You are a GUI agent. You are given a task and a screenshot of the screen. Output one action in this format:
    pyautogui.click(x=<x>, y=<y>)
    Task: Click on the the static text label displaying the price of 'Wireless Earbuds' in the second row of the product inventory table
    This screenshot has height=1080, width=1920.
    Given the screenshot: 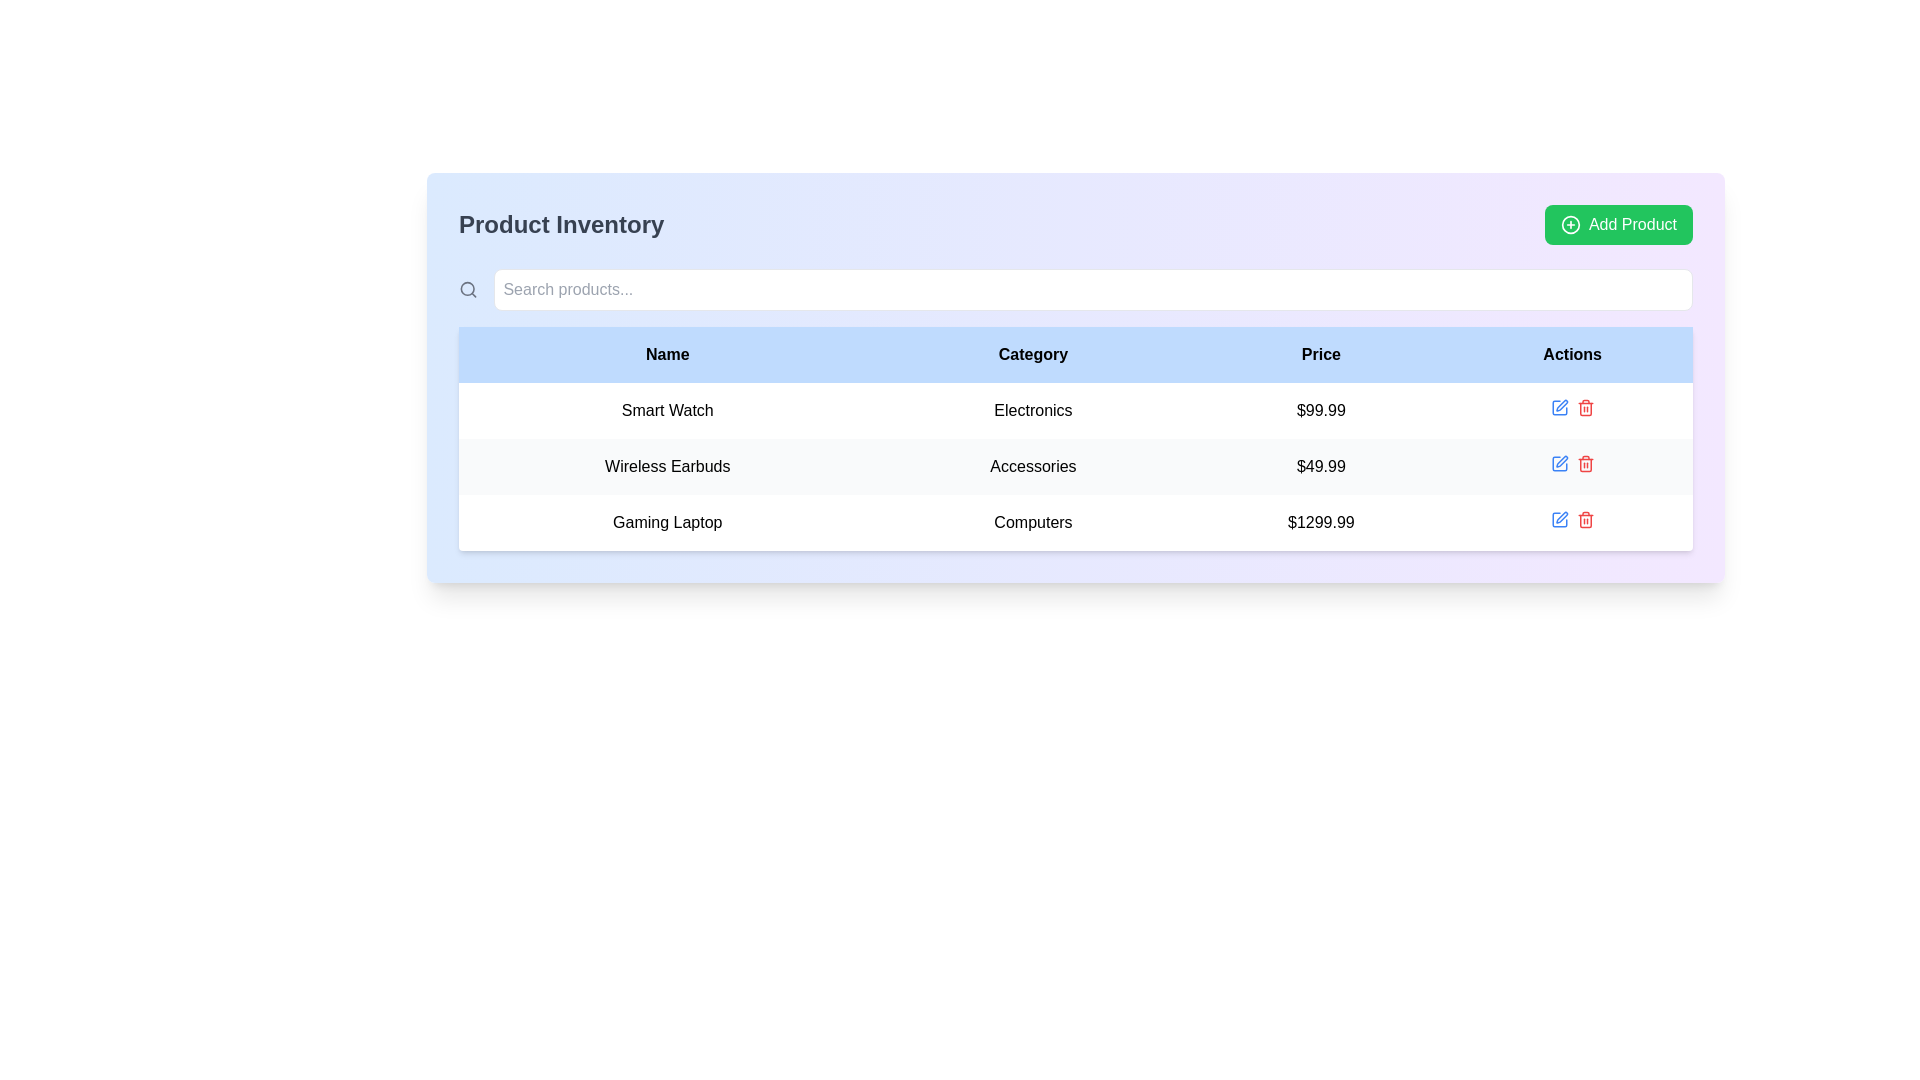 What is the action you would take?
    pyautogui.click(x=1321, y=466)
    